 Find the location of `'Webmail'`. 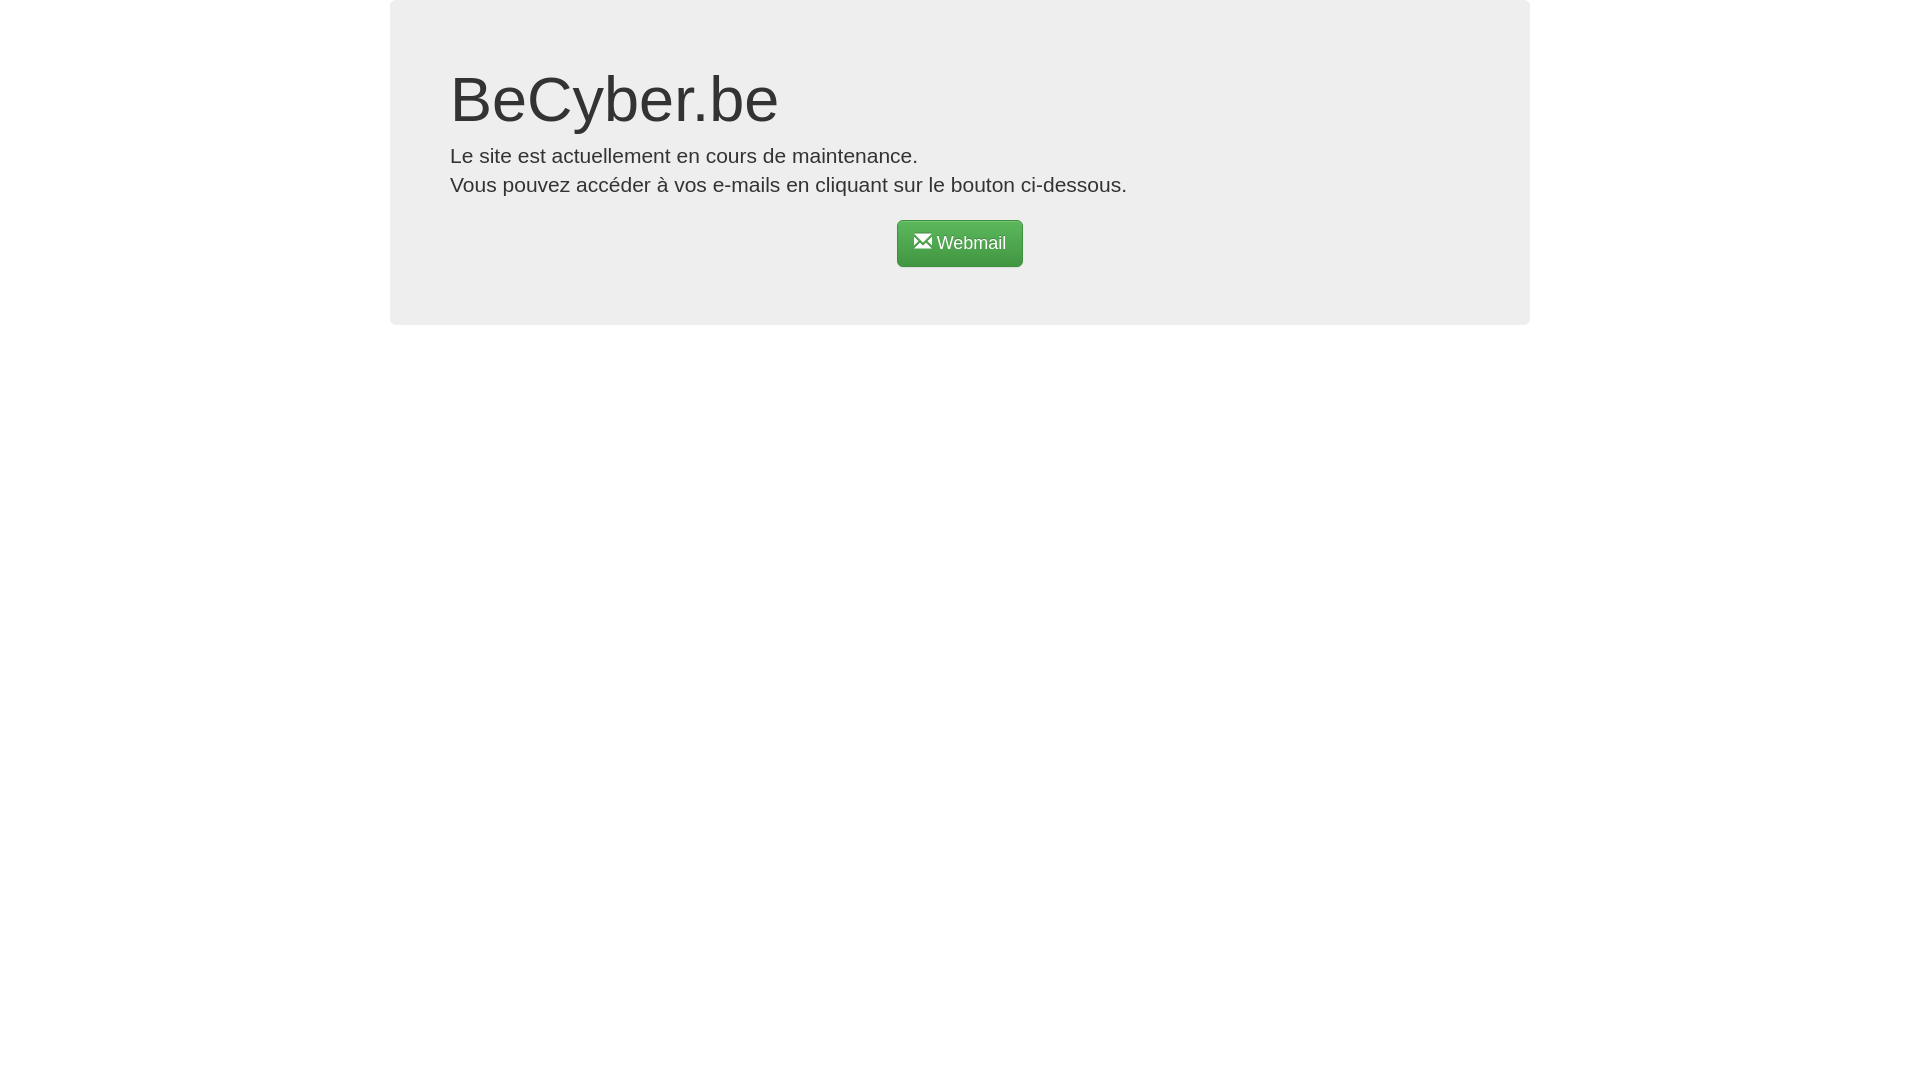

'Webmail' is located at coordinates (896, 242).